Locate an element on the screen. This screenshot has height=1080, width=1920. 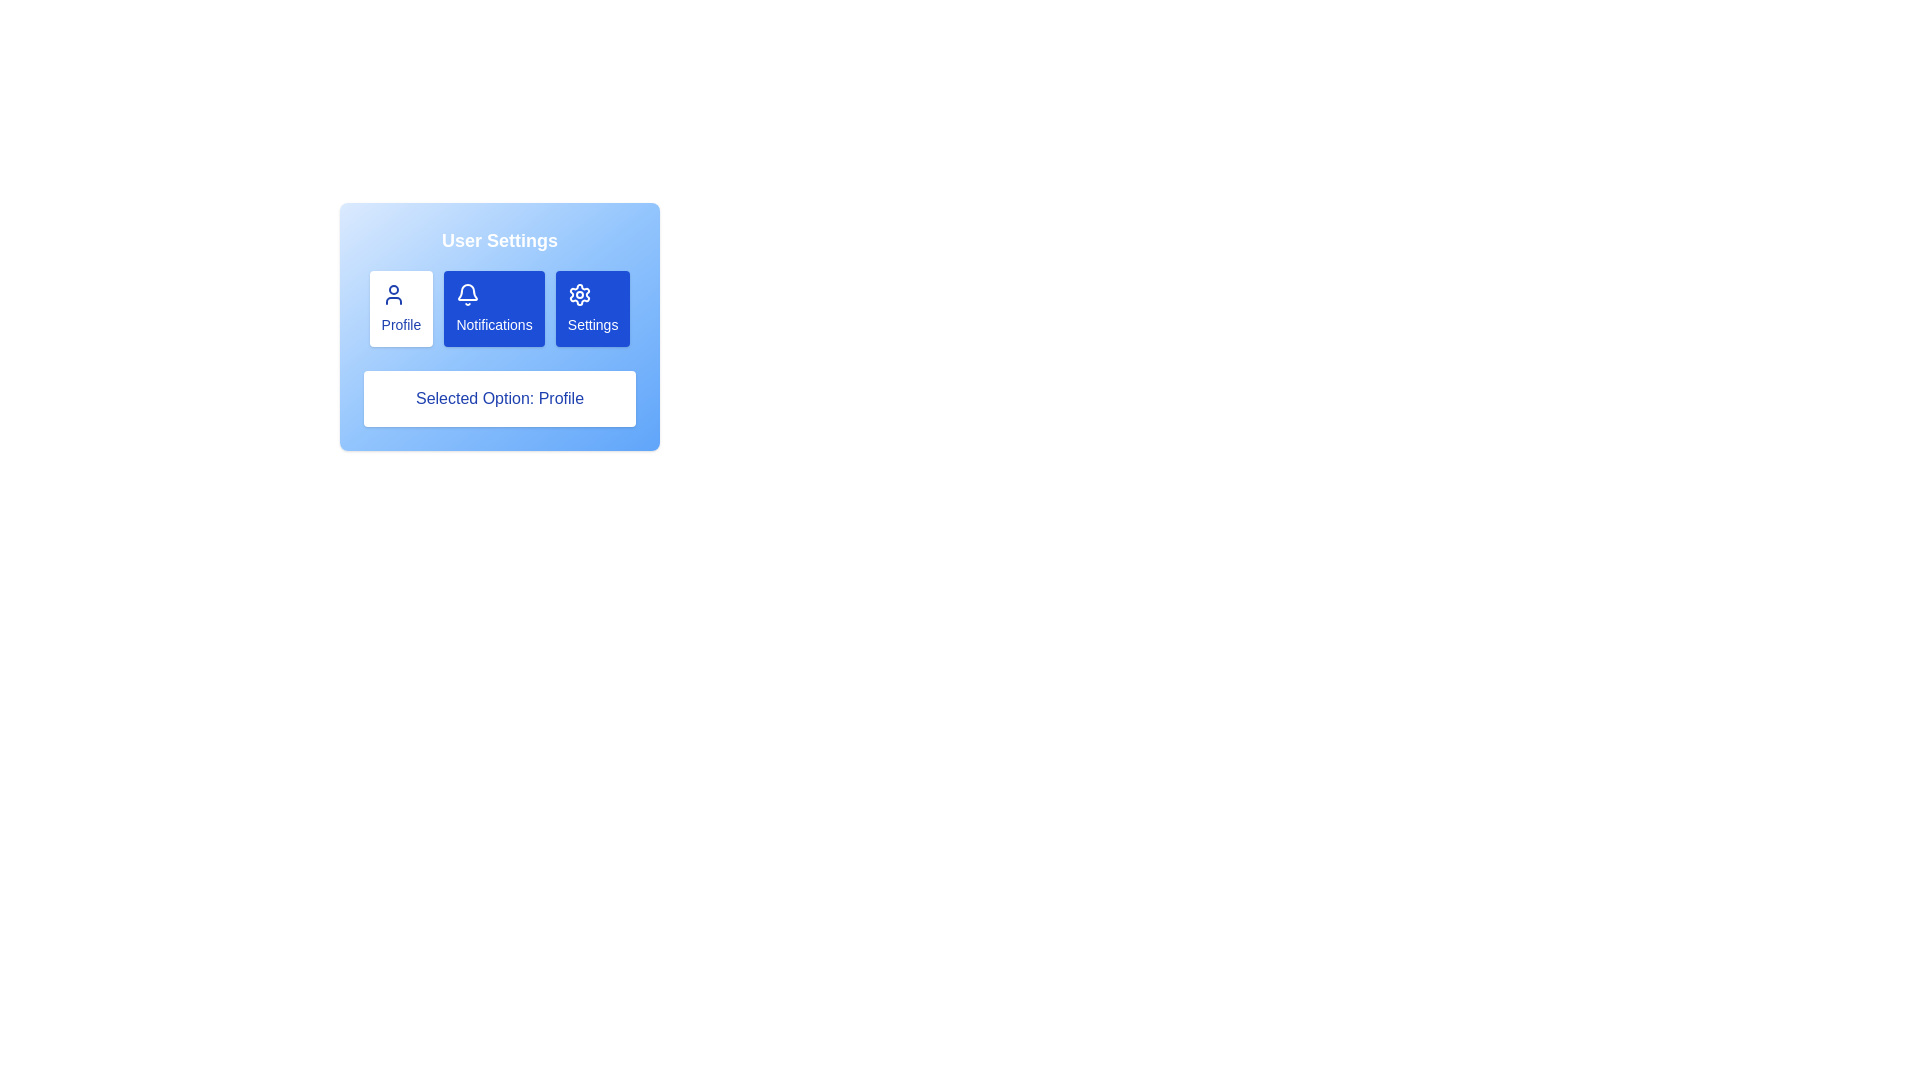
the section Profile by clicking the corresponding button is located at coordinates (400, 308).